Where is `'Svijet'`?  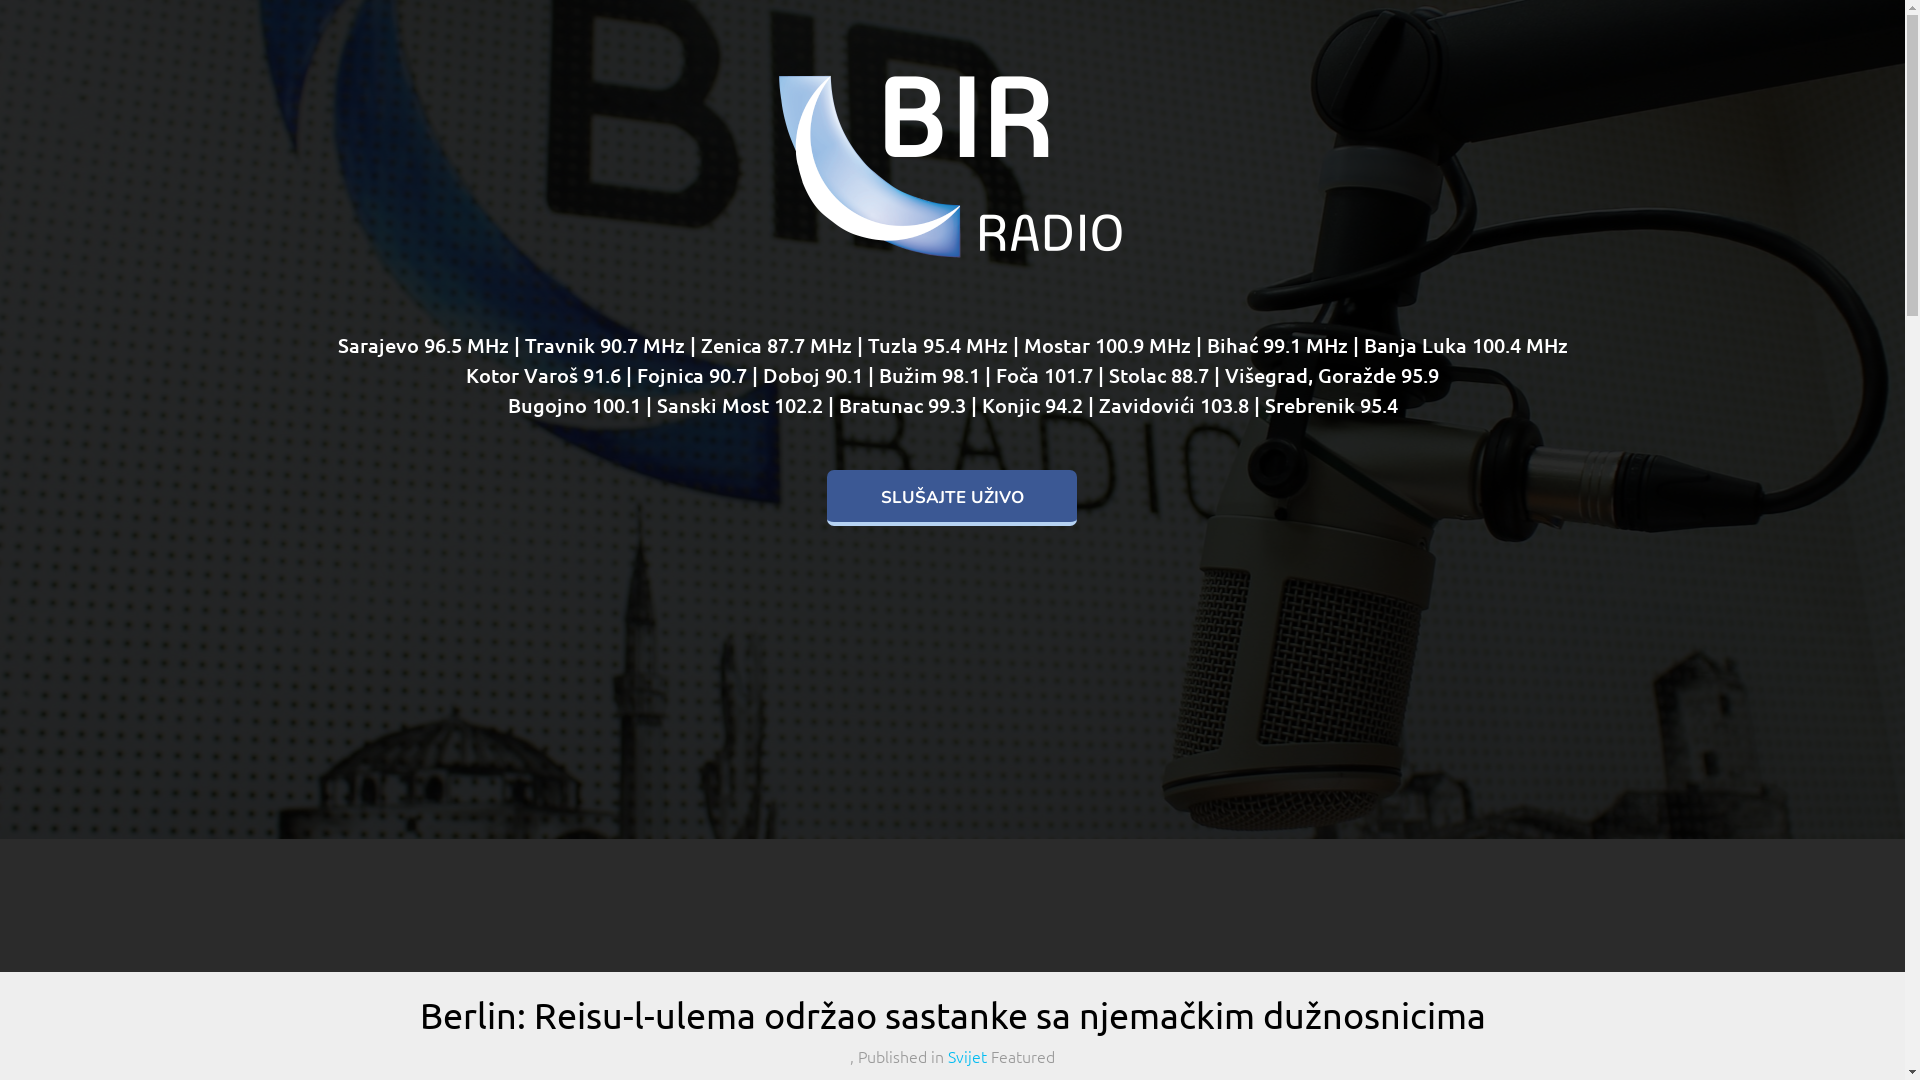 'Svijet' is located at coordinates (947, 1055).